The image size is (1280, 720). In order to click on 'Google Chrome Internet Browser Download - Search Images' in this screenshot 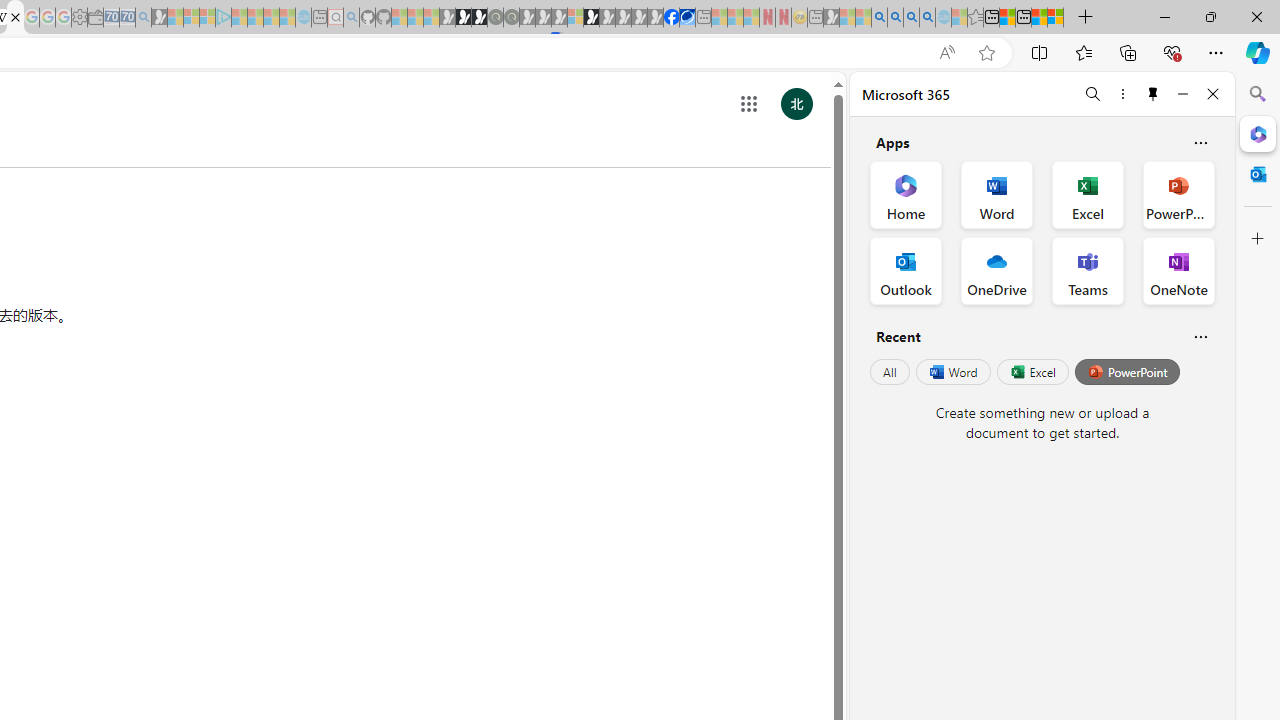, I will do `click(927, 17)`.